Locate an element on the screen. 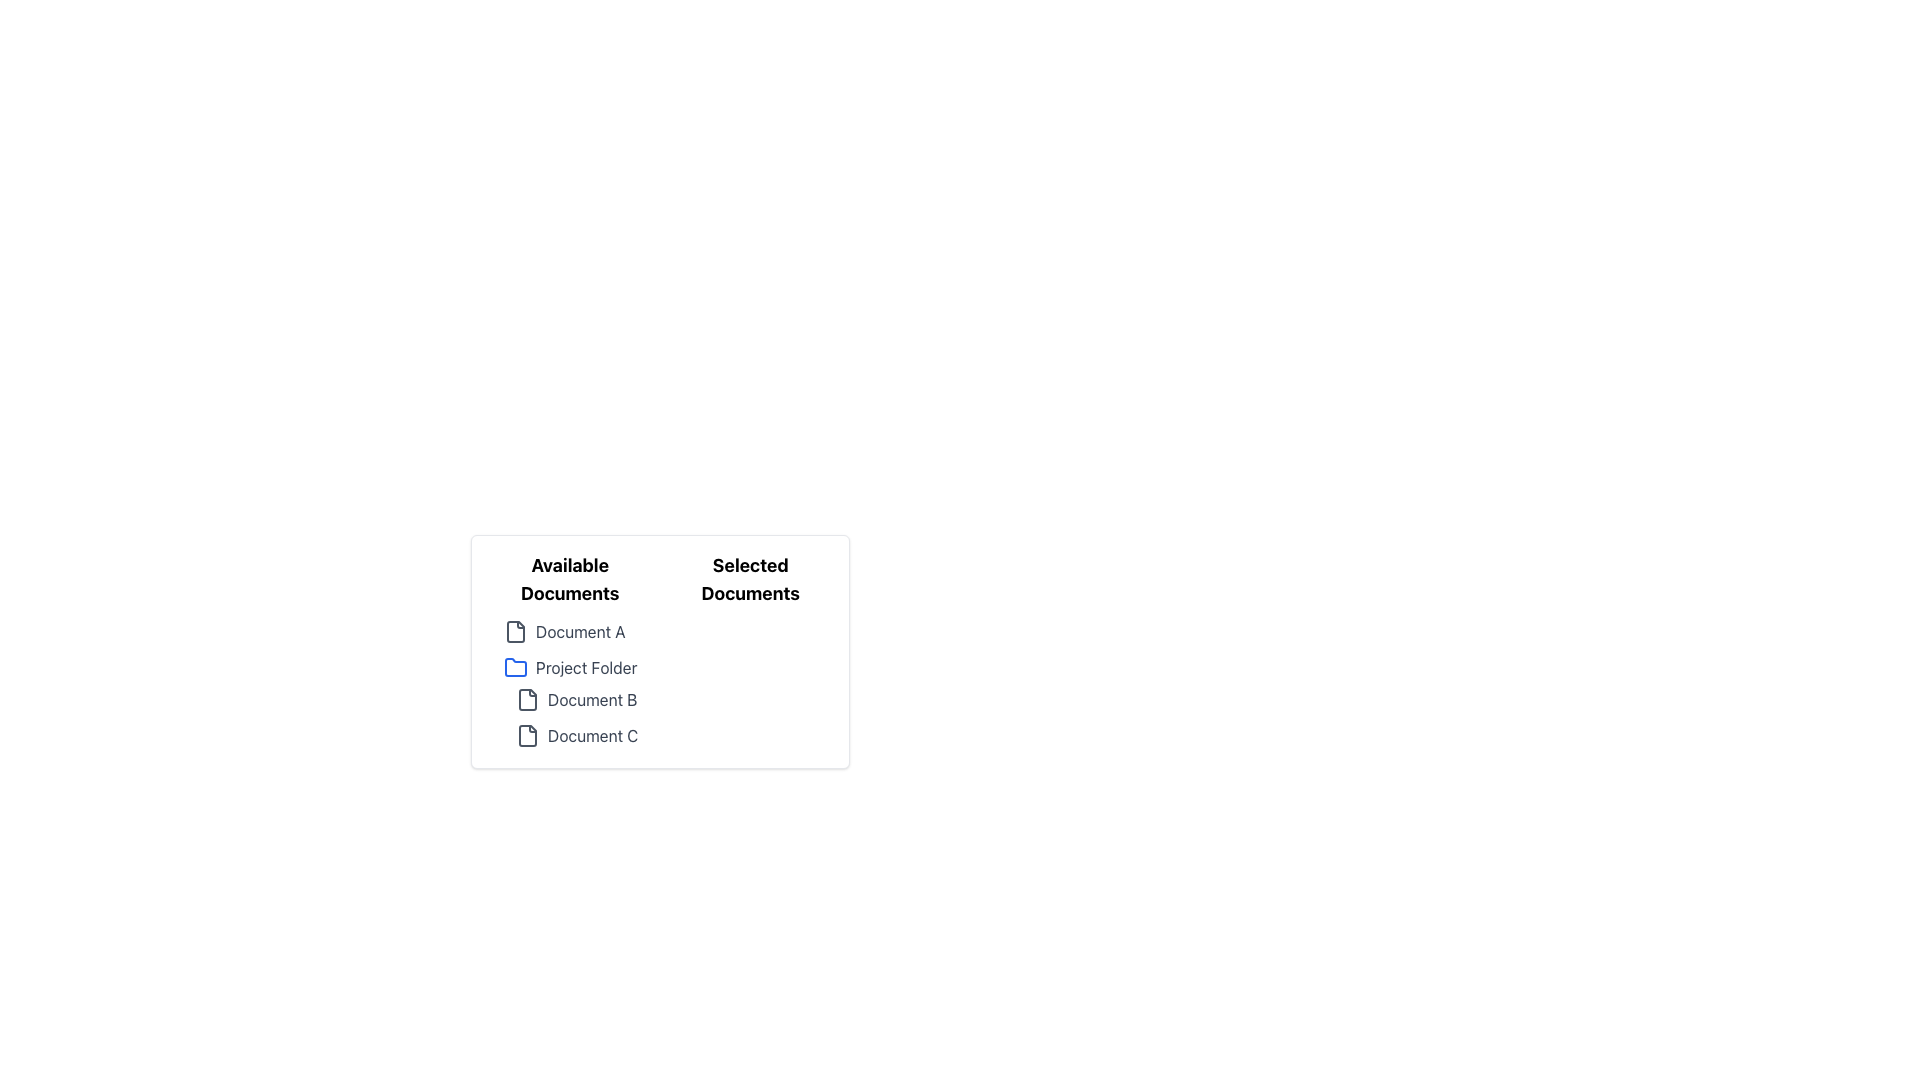 The width and height of the screenshot is (1920, 1080). red document file icon located within the 'Document B' entry under 'Available Documents' is located at coordinates (528, 698).